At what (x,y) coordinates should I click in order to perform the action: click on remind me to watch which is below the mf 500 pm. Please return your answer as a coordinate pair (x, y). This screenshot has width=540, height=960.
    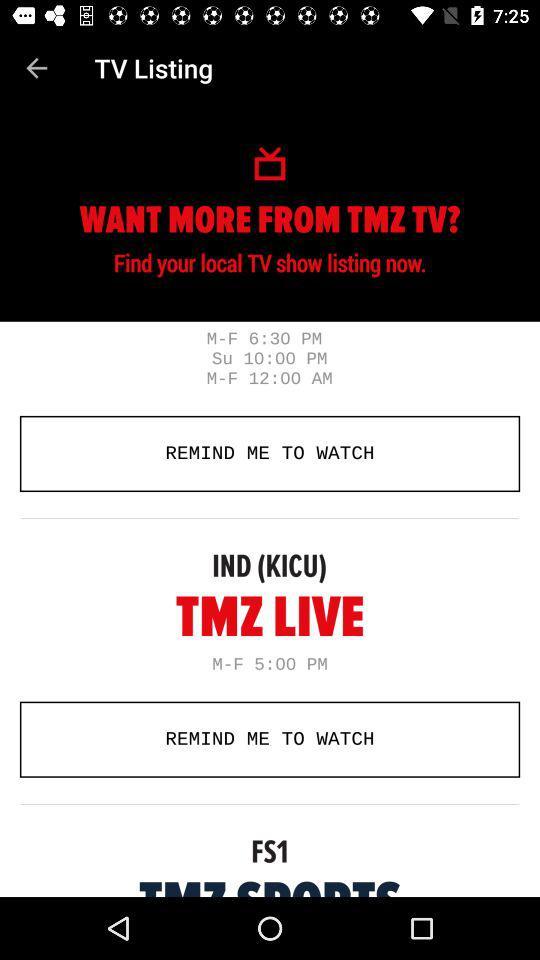
    Looking at the image, I should click on (270, 738).